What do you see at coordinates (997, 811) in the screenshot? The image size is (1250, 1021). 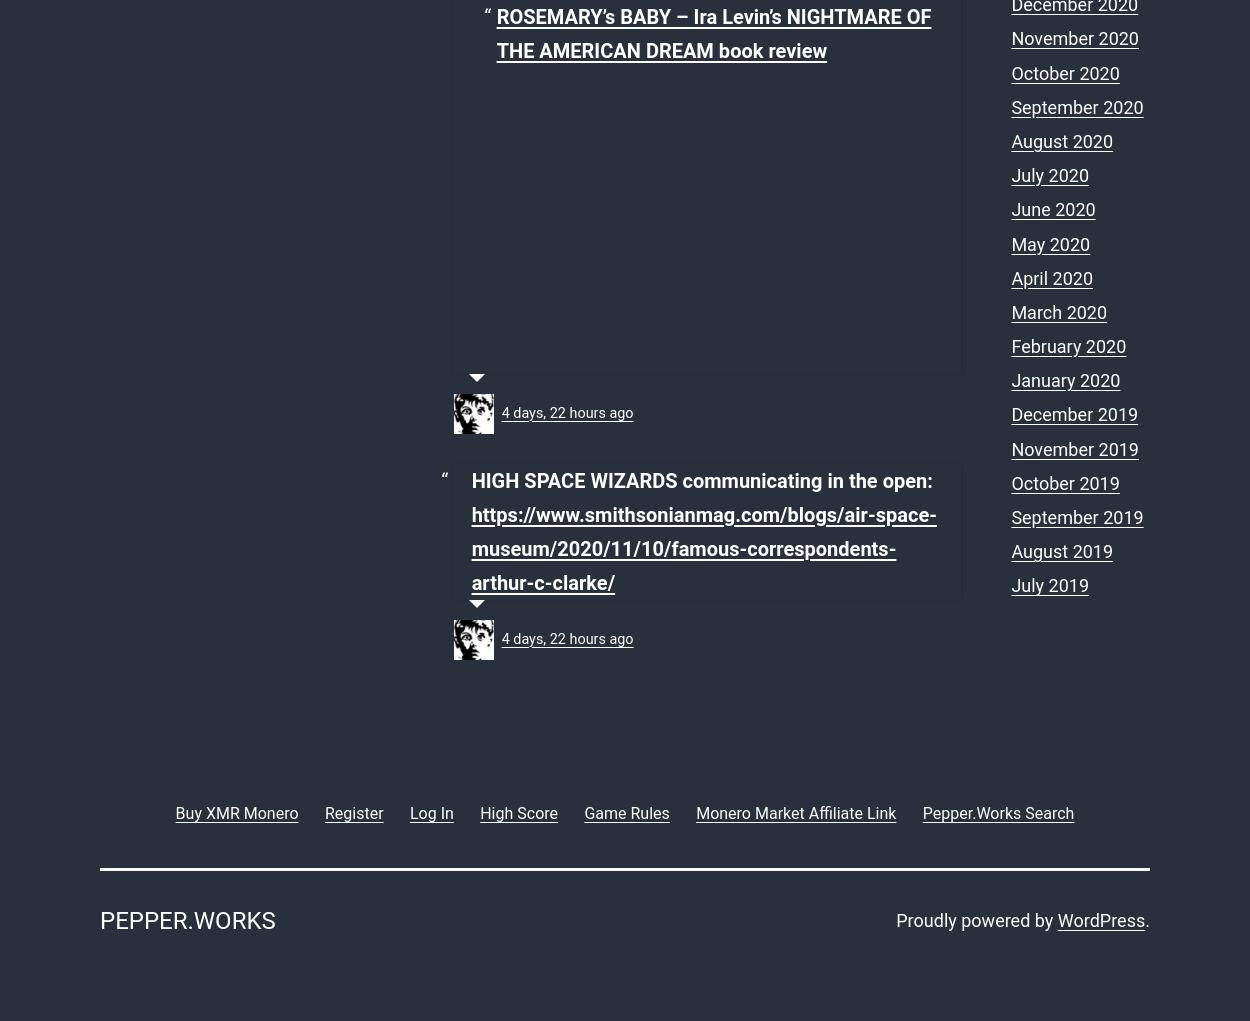 I see `'Pepper.Works Search'` at bounding box center [997, 811].